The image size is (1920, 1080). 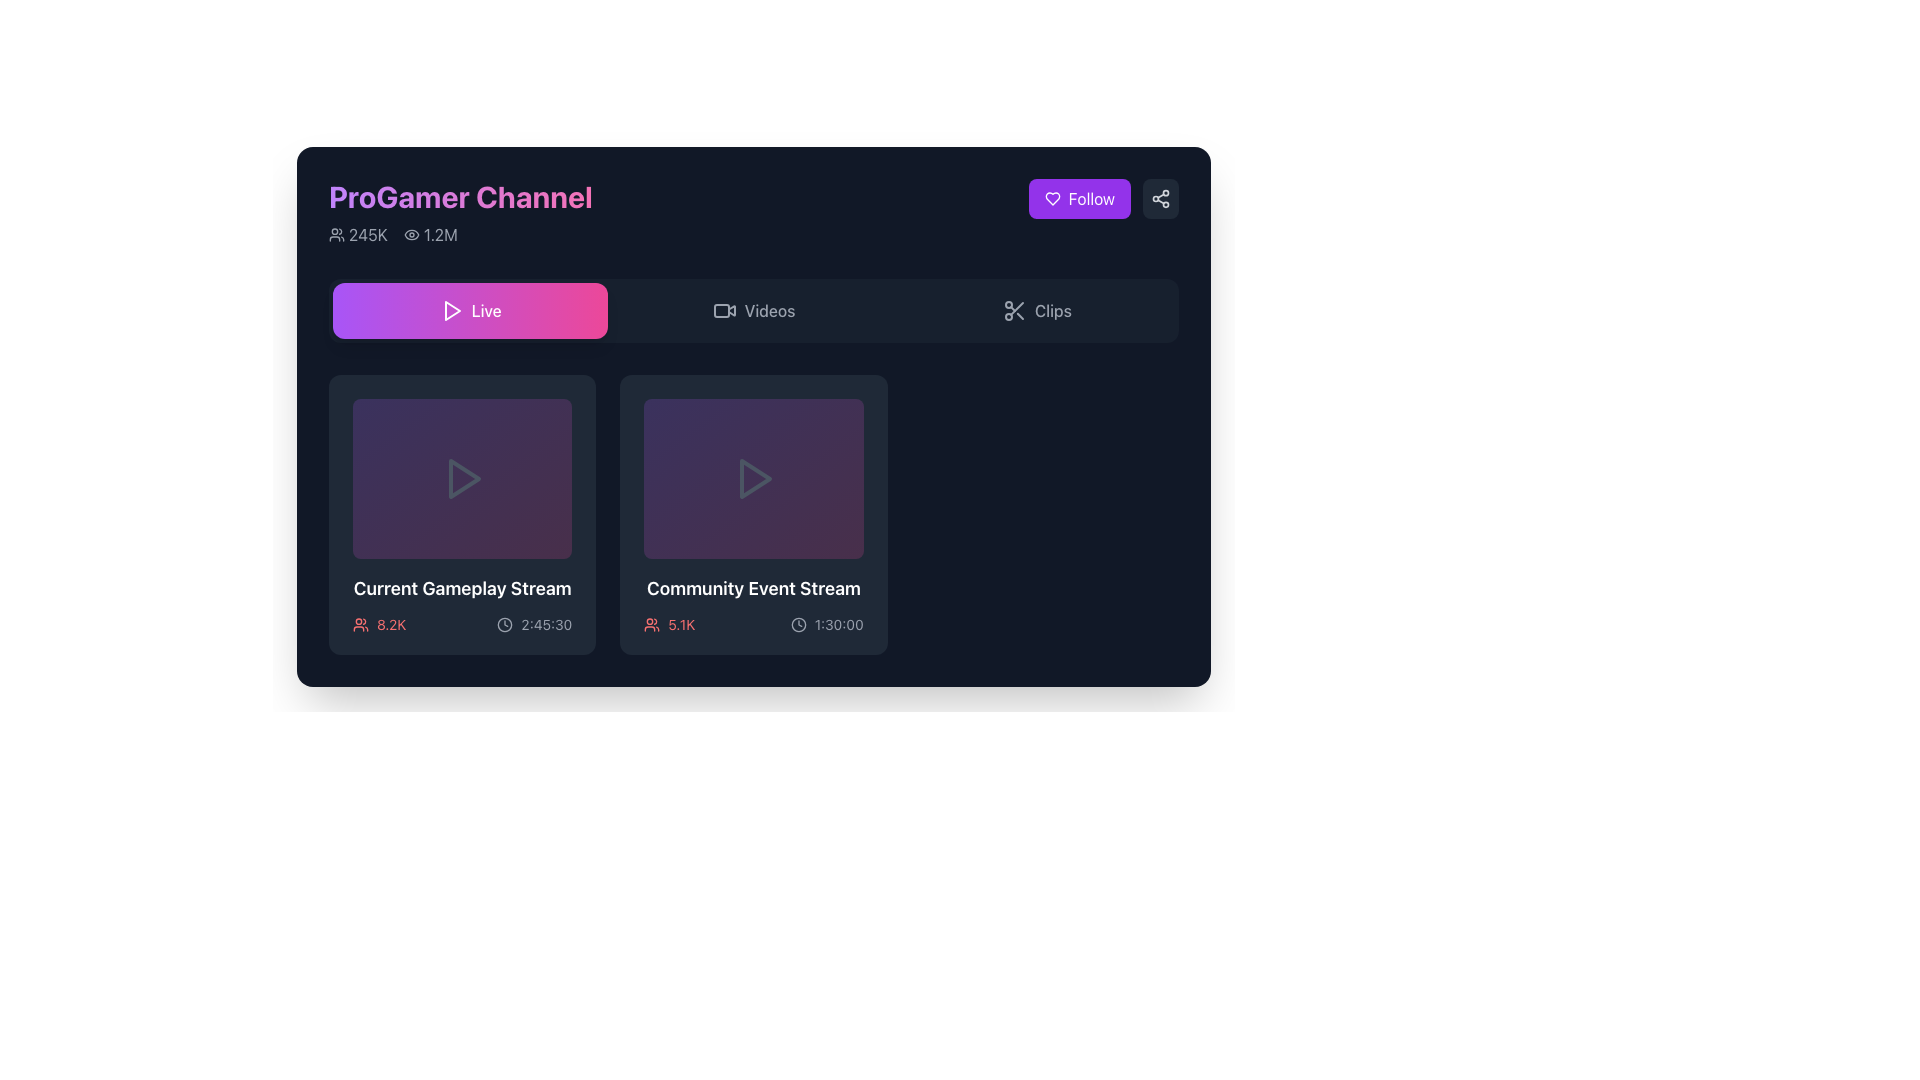 What do you see at coordinates (1051, 199) in the screenshot?
I see `the heart icon located to the left of the 'Follow' text within the purple button` at bounding box center [1051, 199].